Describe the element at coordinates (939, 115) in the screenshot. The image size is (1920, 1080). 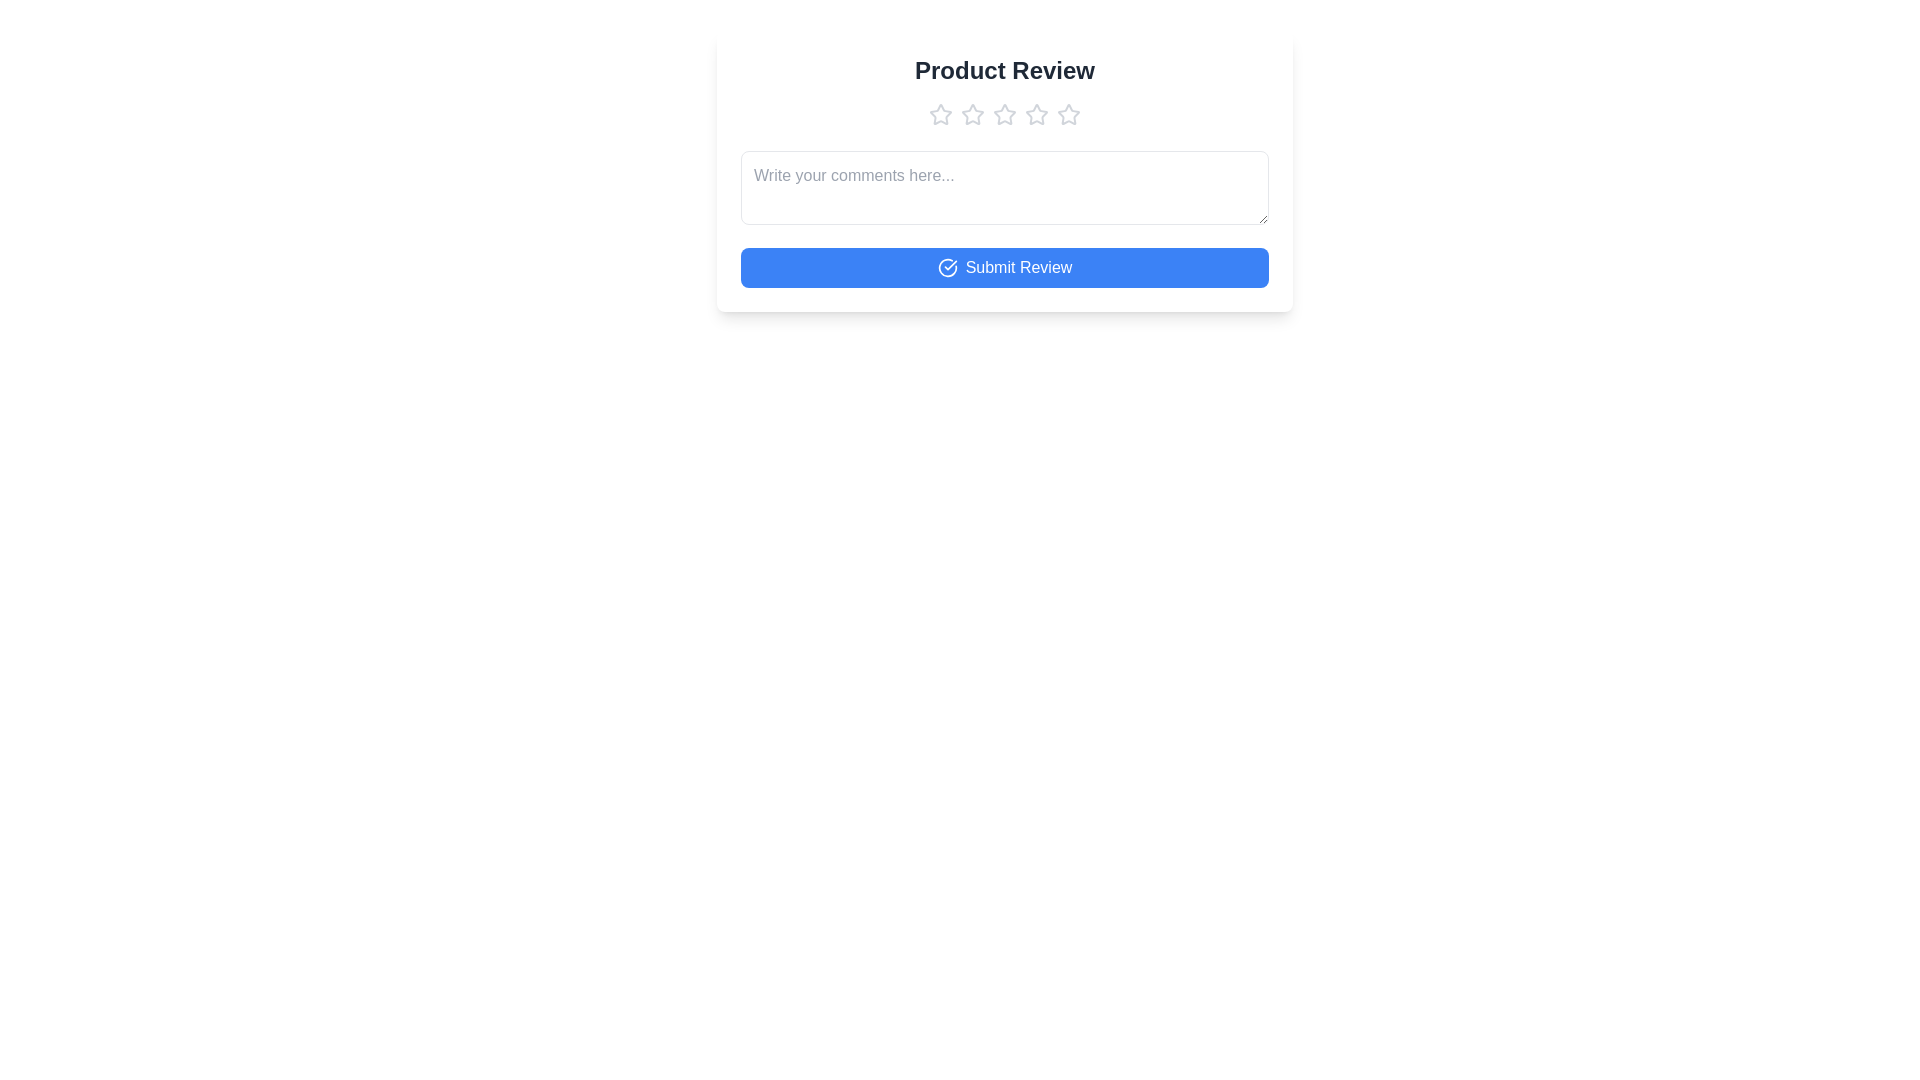
I see `the star corresponding to the desired rating 1` at that location.